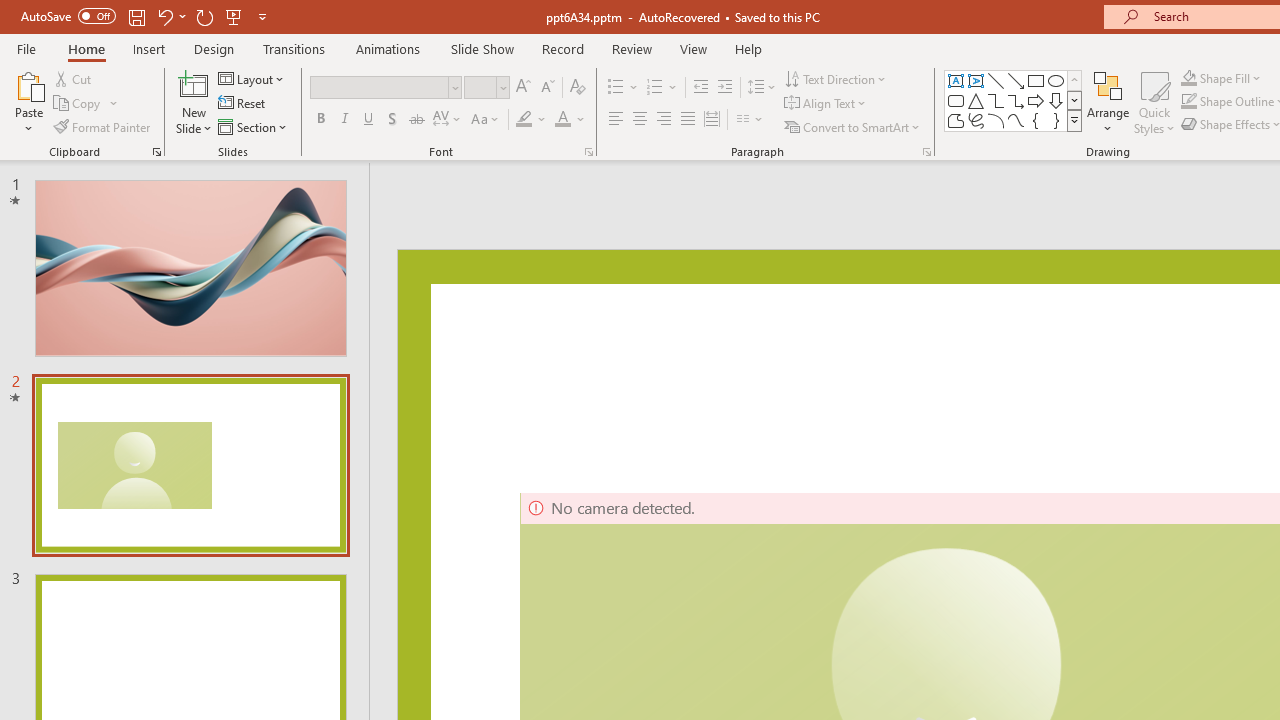  I want to click on 'Paragraph...', so click(925, 150).